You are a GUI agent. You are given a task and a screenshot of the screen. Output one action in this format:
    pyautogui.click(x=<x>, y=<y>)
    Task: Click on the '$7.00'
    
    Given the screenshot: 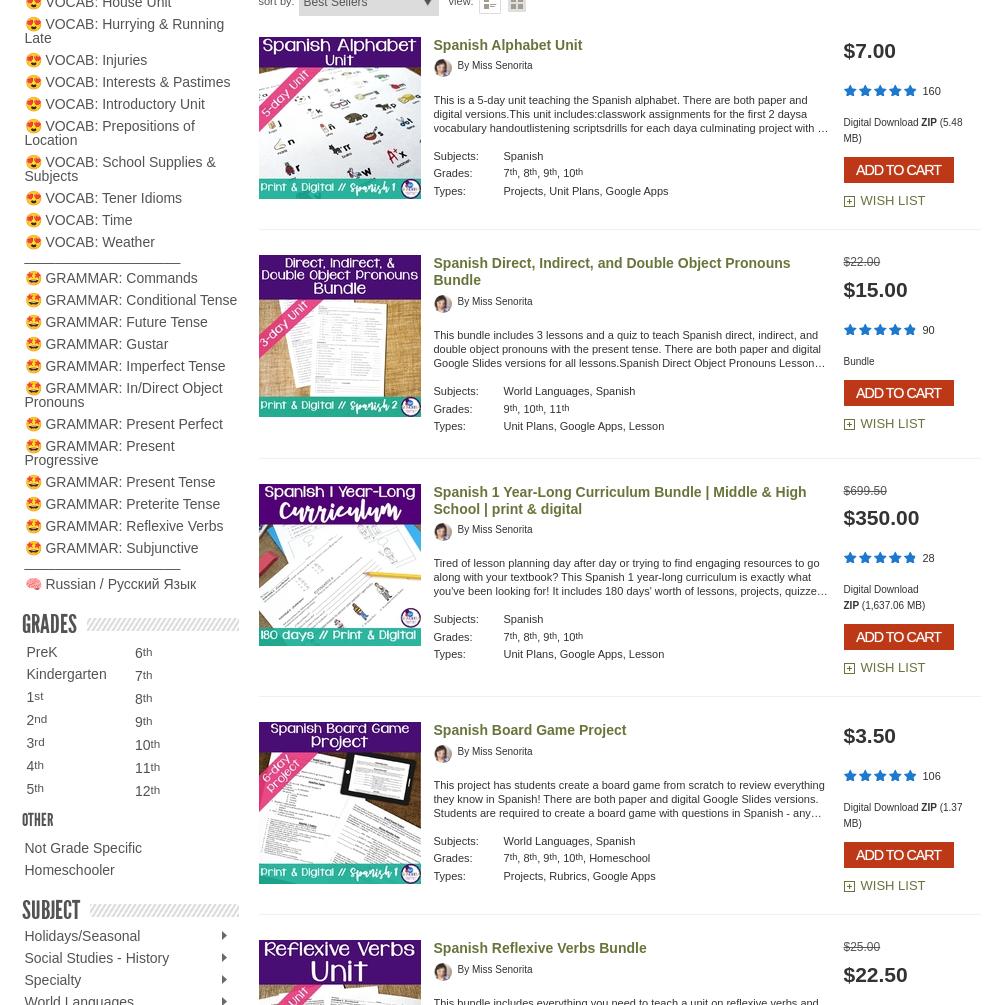 What is the action you would take?
    pyautogui.click(x=868, y=50)
    